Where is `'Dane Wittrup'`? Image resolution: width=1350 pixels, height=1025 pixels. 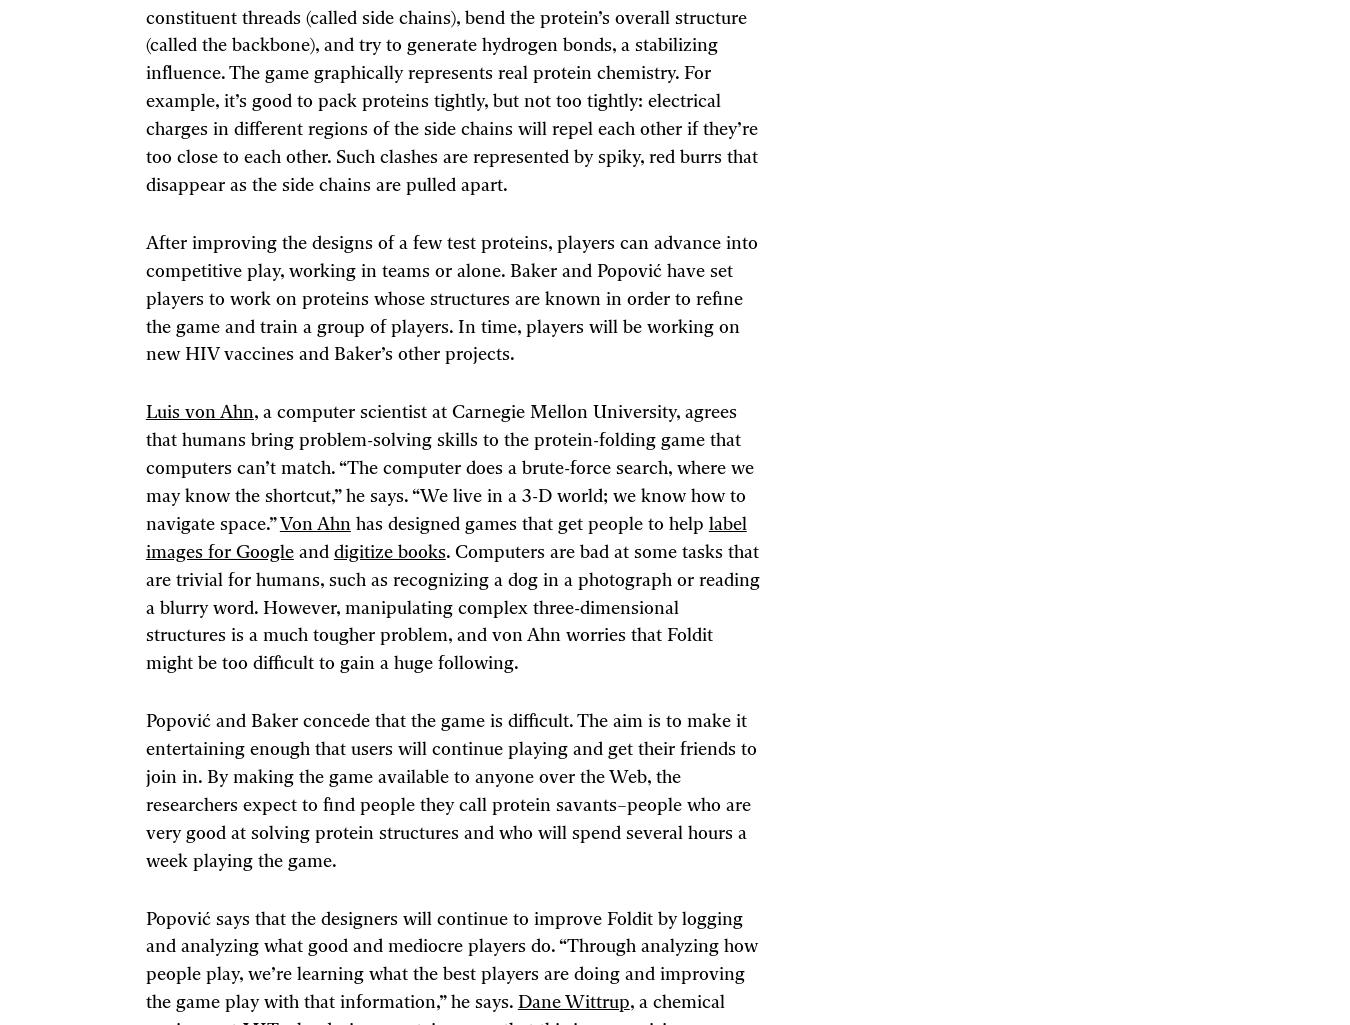
'Dane Wittrup' is located at coordinates (572, 1002).